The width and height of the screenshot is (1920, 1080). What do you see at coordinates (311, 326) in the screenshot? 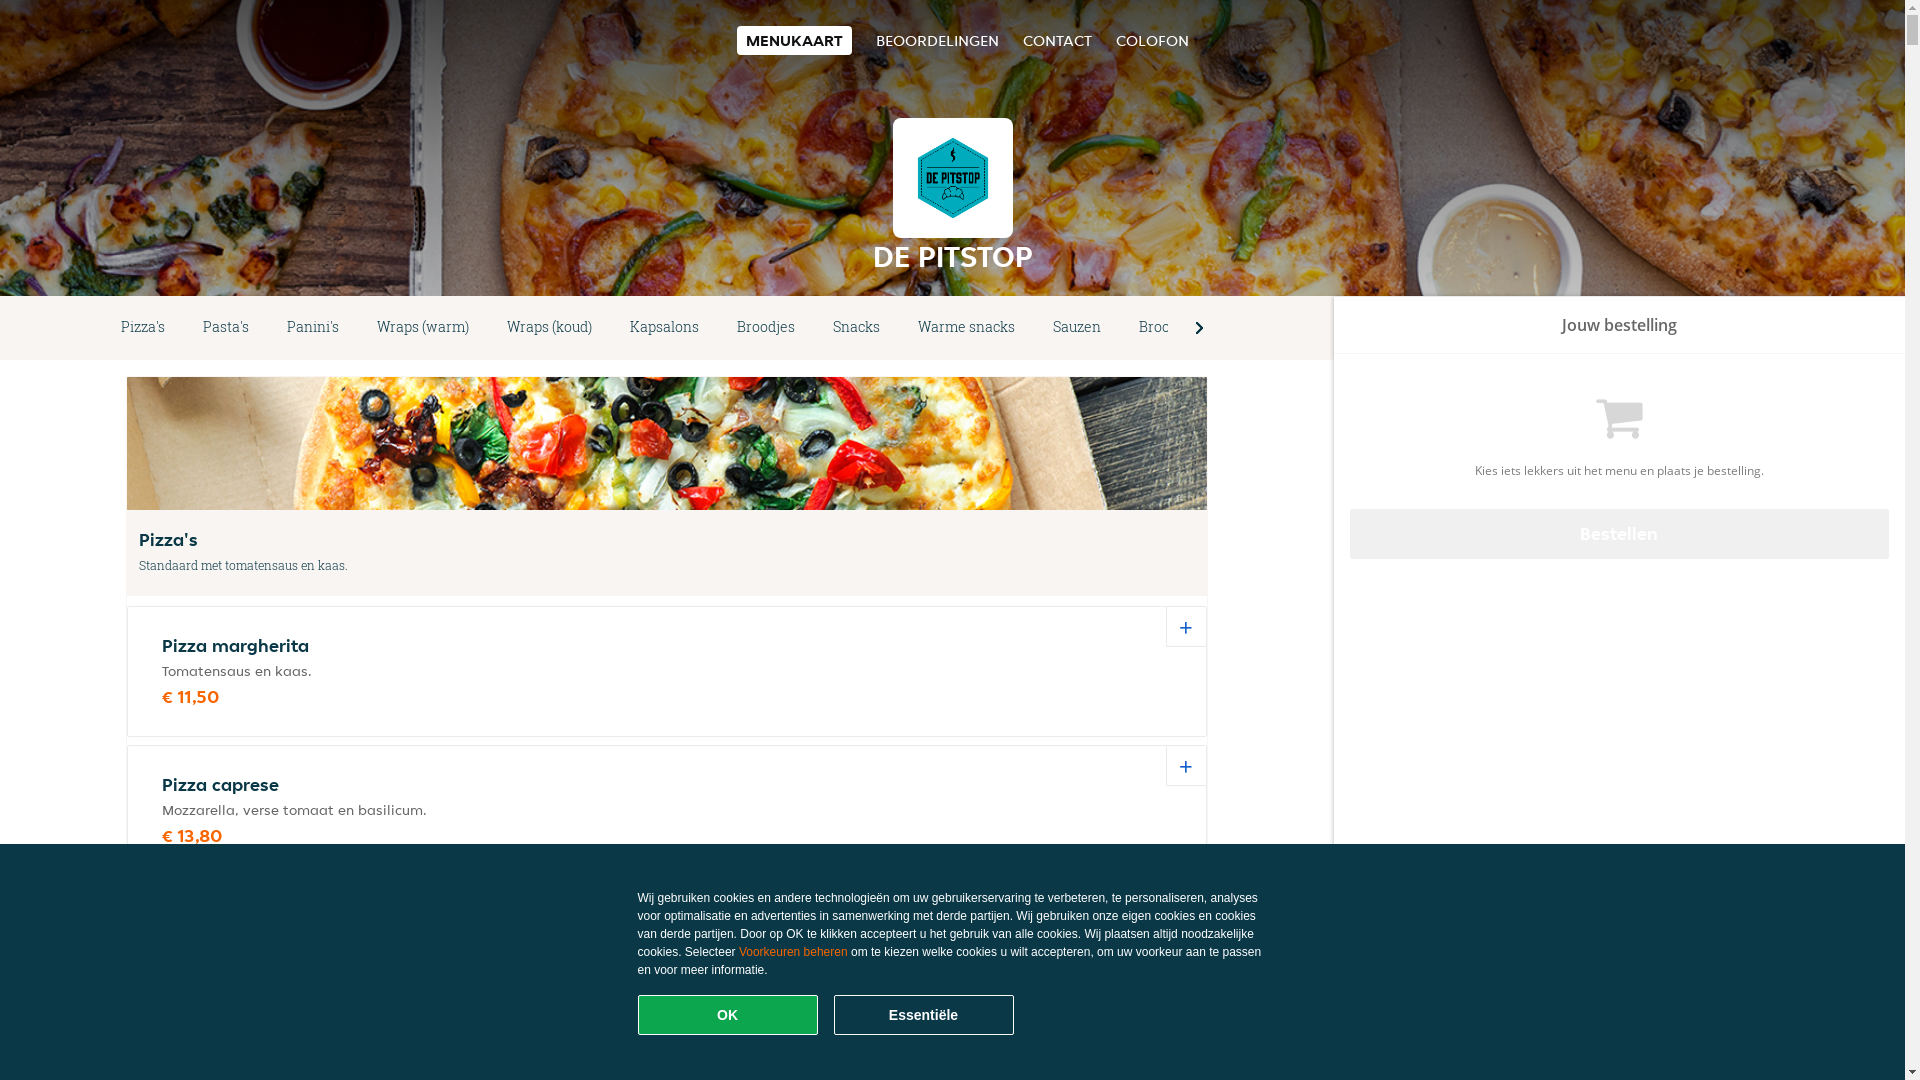
I see `'Panini's'` at bounding box center [311, 326].